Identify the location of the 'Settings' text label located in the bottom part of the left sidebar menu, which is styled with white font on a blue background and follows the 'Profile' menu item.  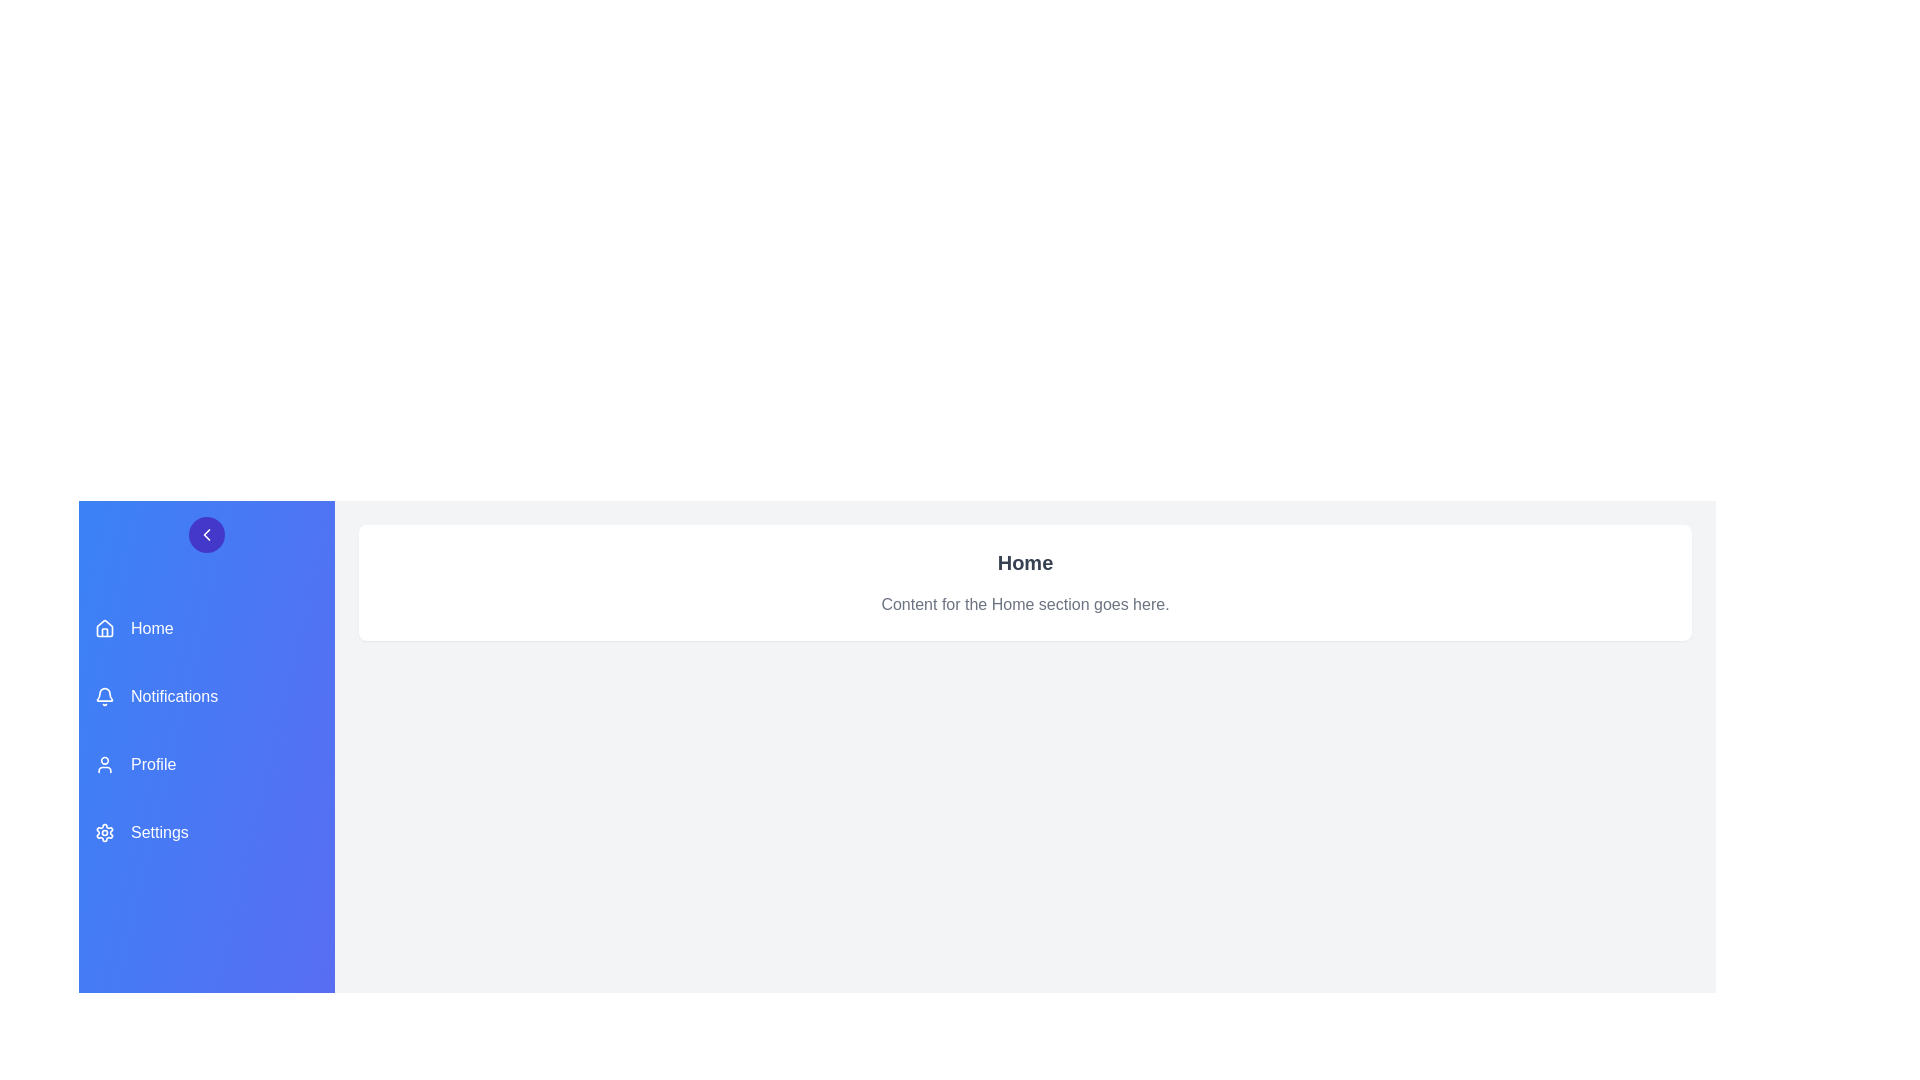
(158, 833).